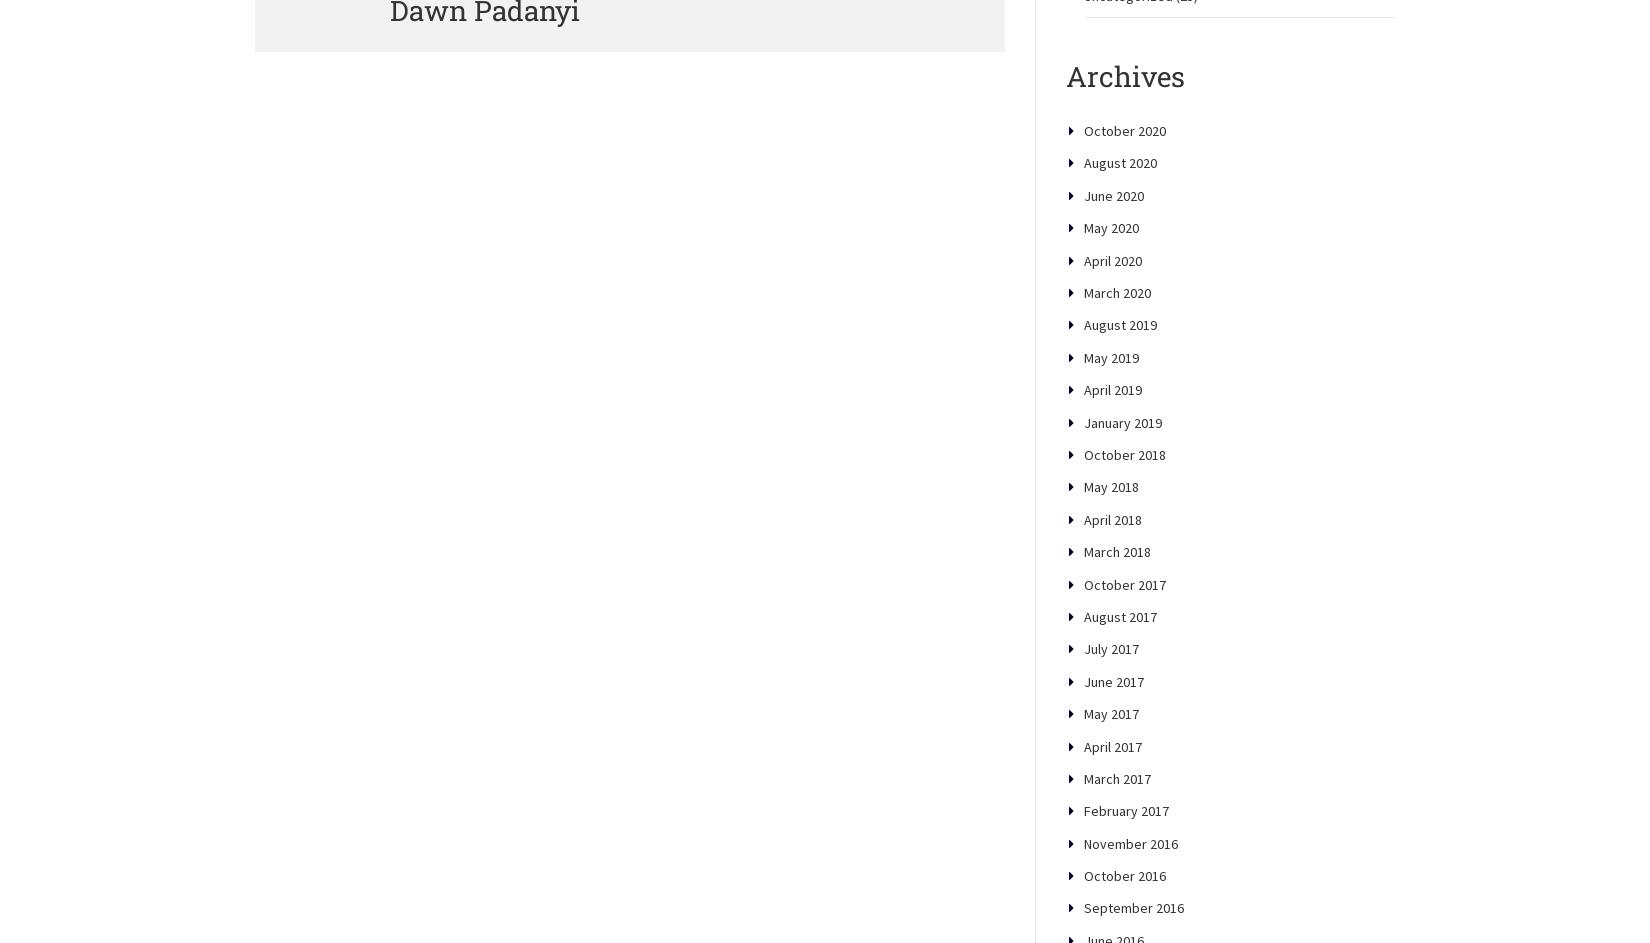  What do you see at coordinates (1120, 392) in the screenshot?
I see `'August 2019'` at bounding box center [1120, 392].